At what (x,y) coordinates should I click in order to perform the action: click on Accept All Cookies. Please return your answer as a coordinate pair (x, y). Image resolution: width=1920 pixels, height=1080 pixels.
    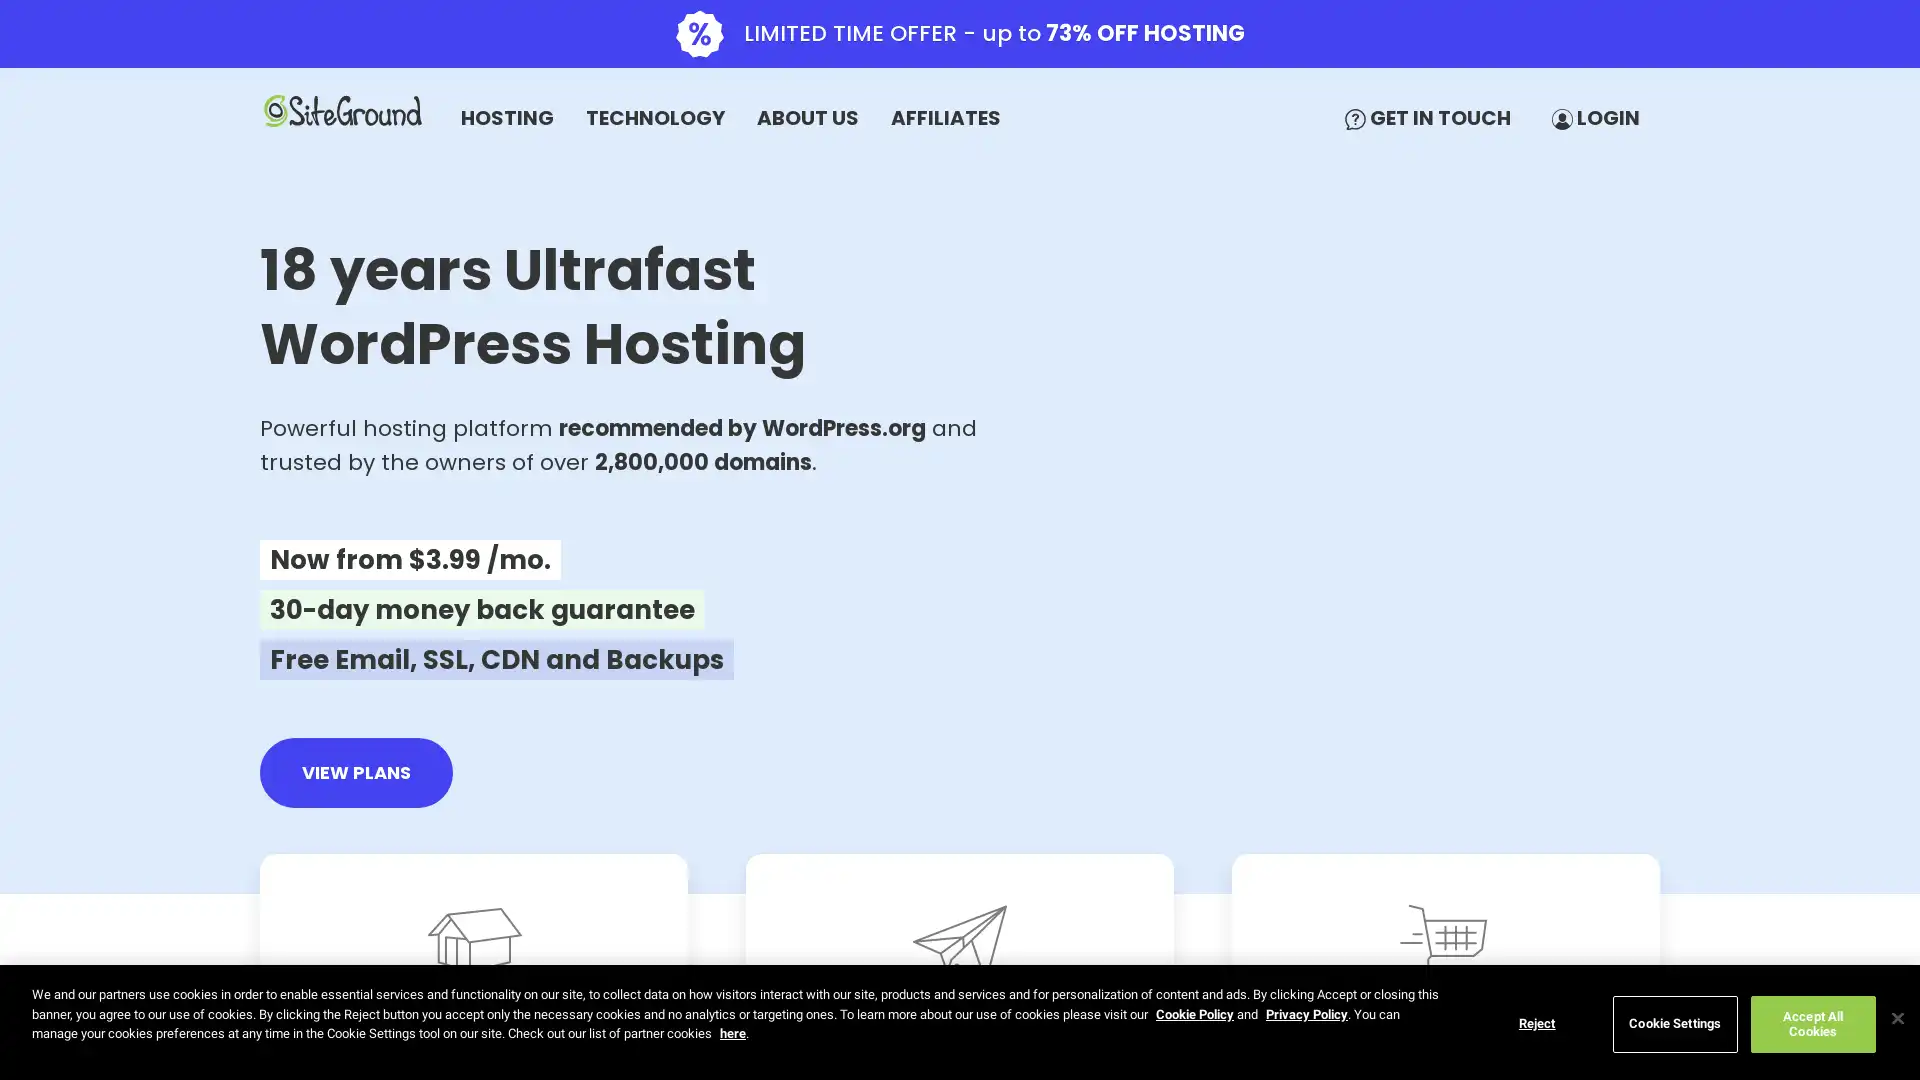
    Looking at the image, I should click on (1812, 1023).